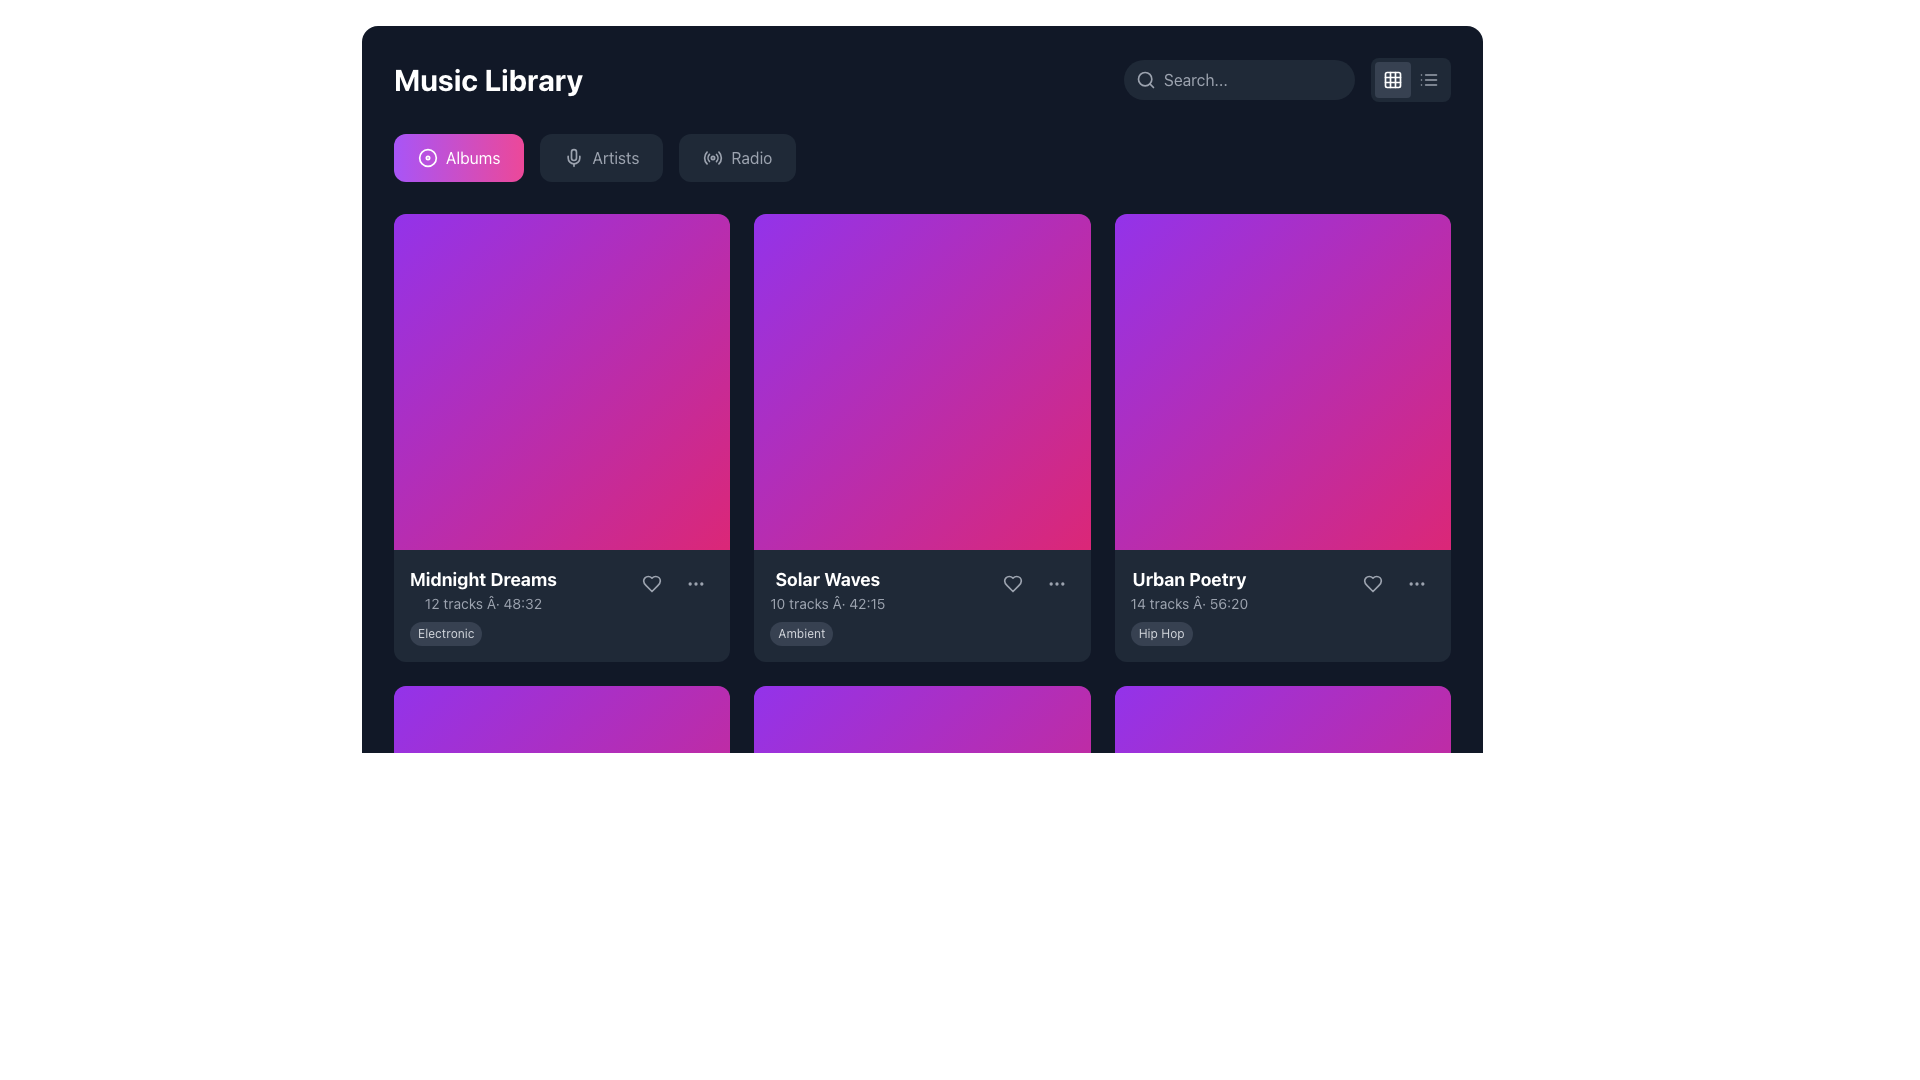  What do you see at coordinates (1371, 583) in the screenshot?
I see `the heart-icon graphic indicating the 'favorite' or 'like' feature located in the bottom-right corner of the 'Urban Poetry' card` at bounding box center [1371, 583].